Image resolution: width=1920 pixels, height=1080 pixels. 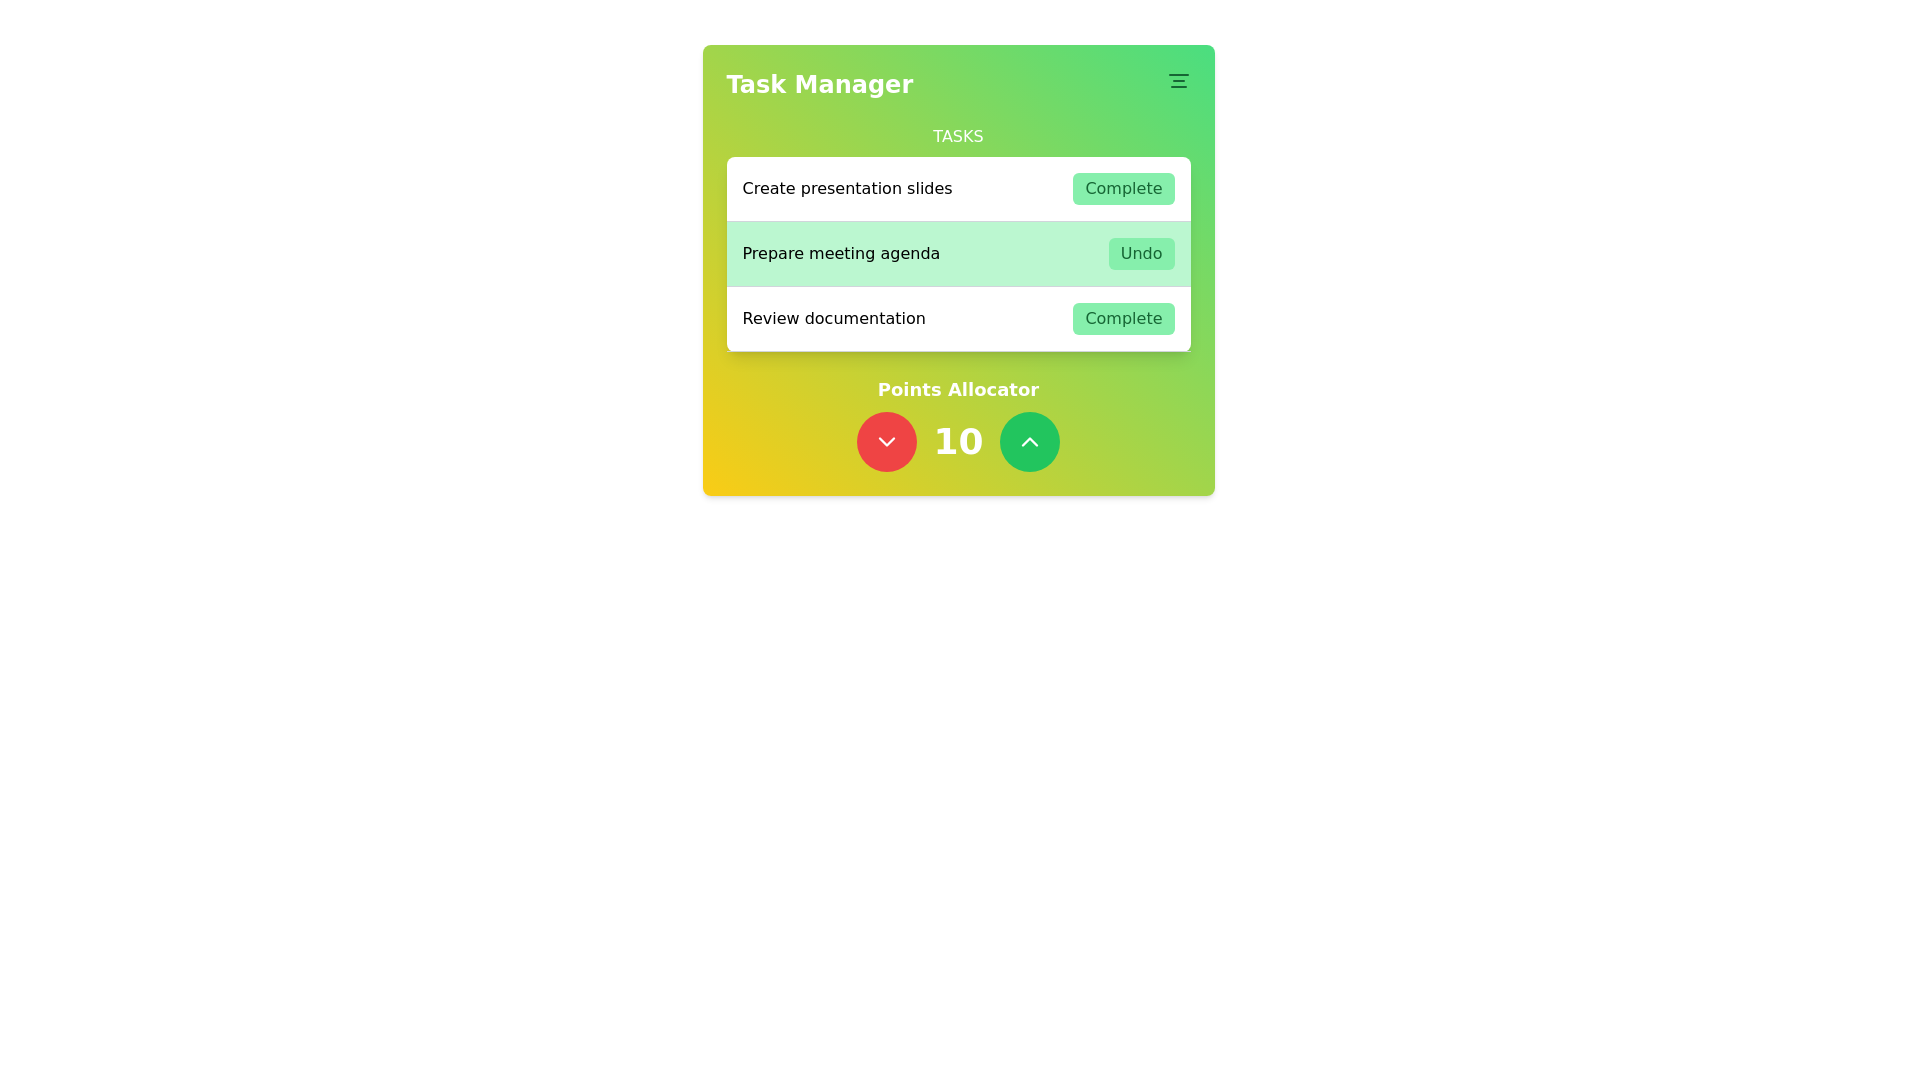 What do you see at coordinates (834, 318) in the screenshot?
I see `the text label that serves as a descriptor for a task in the task management interface, located to the left of the green 'Complete' button` at bounding box center [834, 318].